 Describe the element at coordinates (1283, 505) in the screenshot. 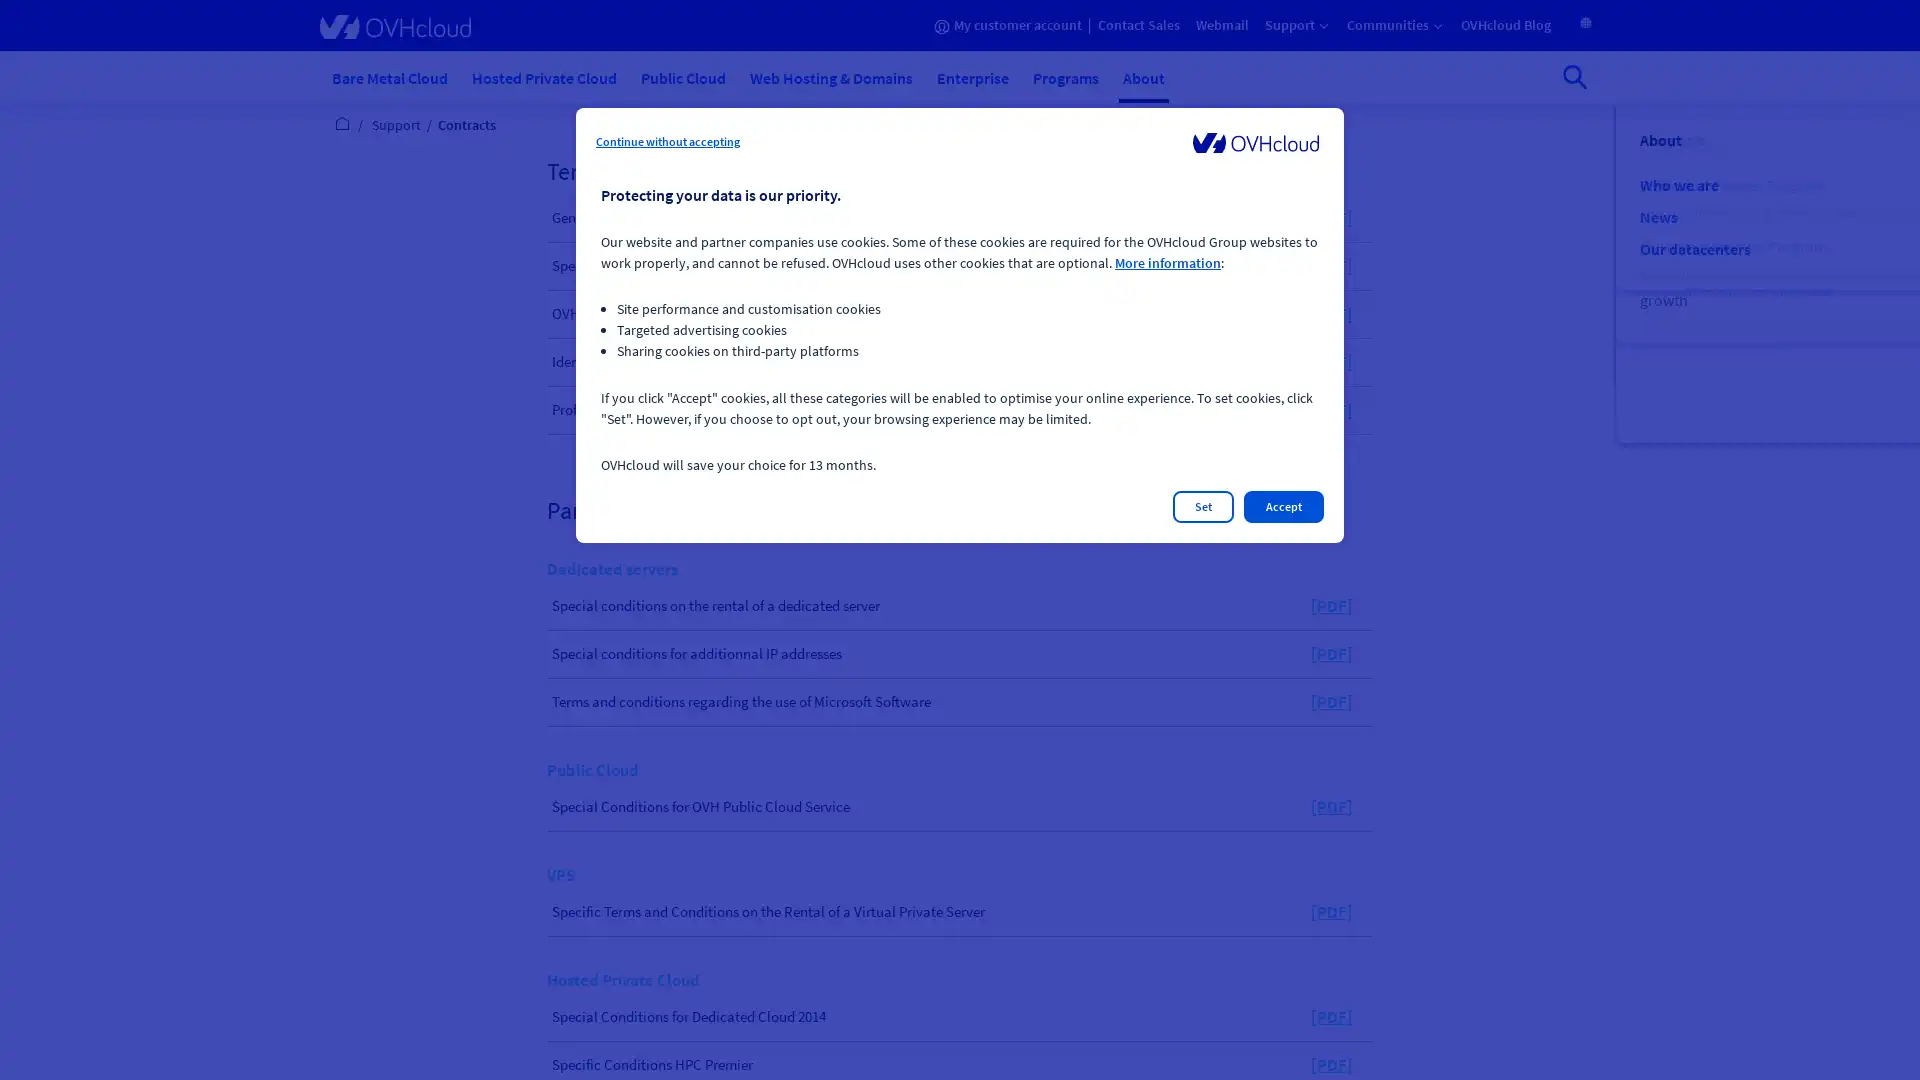

I see `Accept` at that location.